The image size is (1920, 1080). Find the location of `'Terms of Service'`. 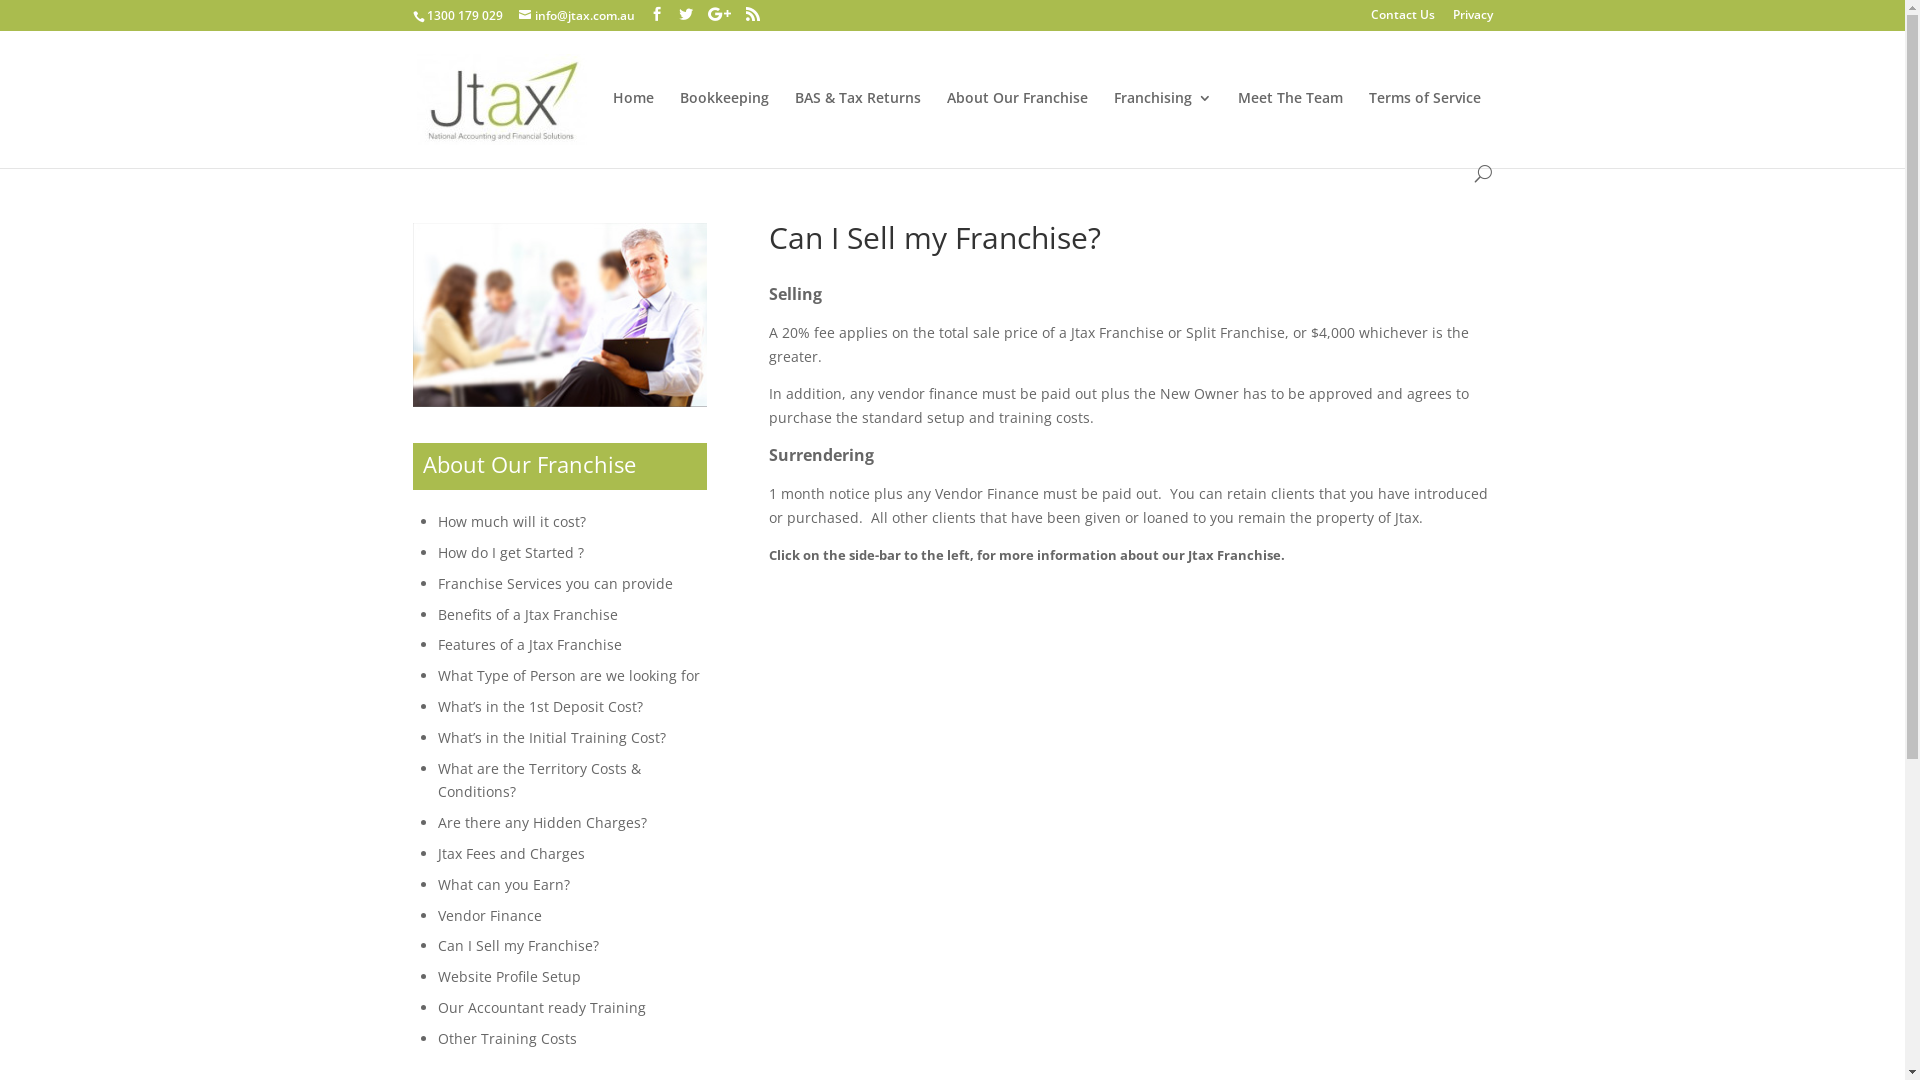

'Terms of Service' is located at coordinates (1423, 127).